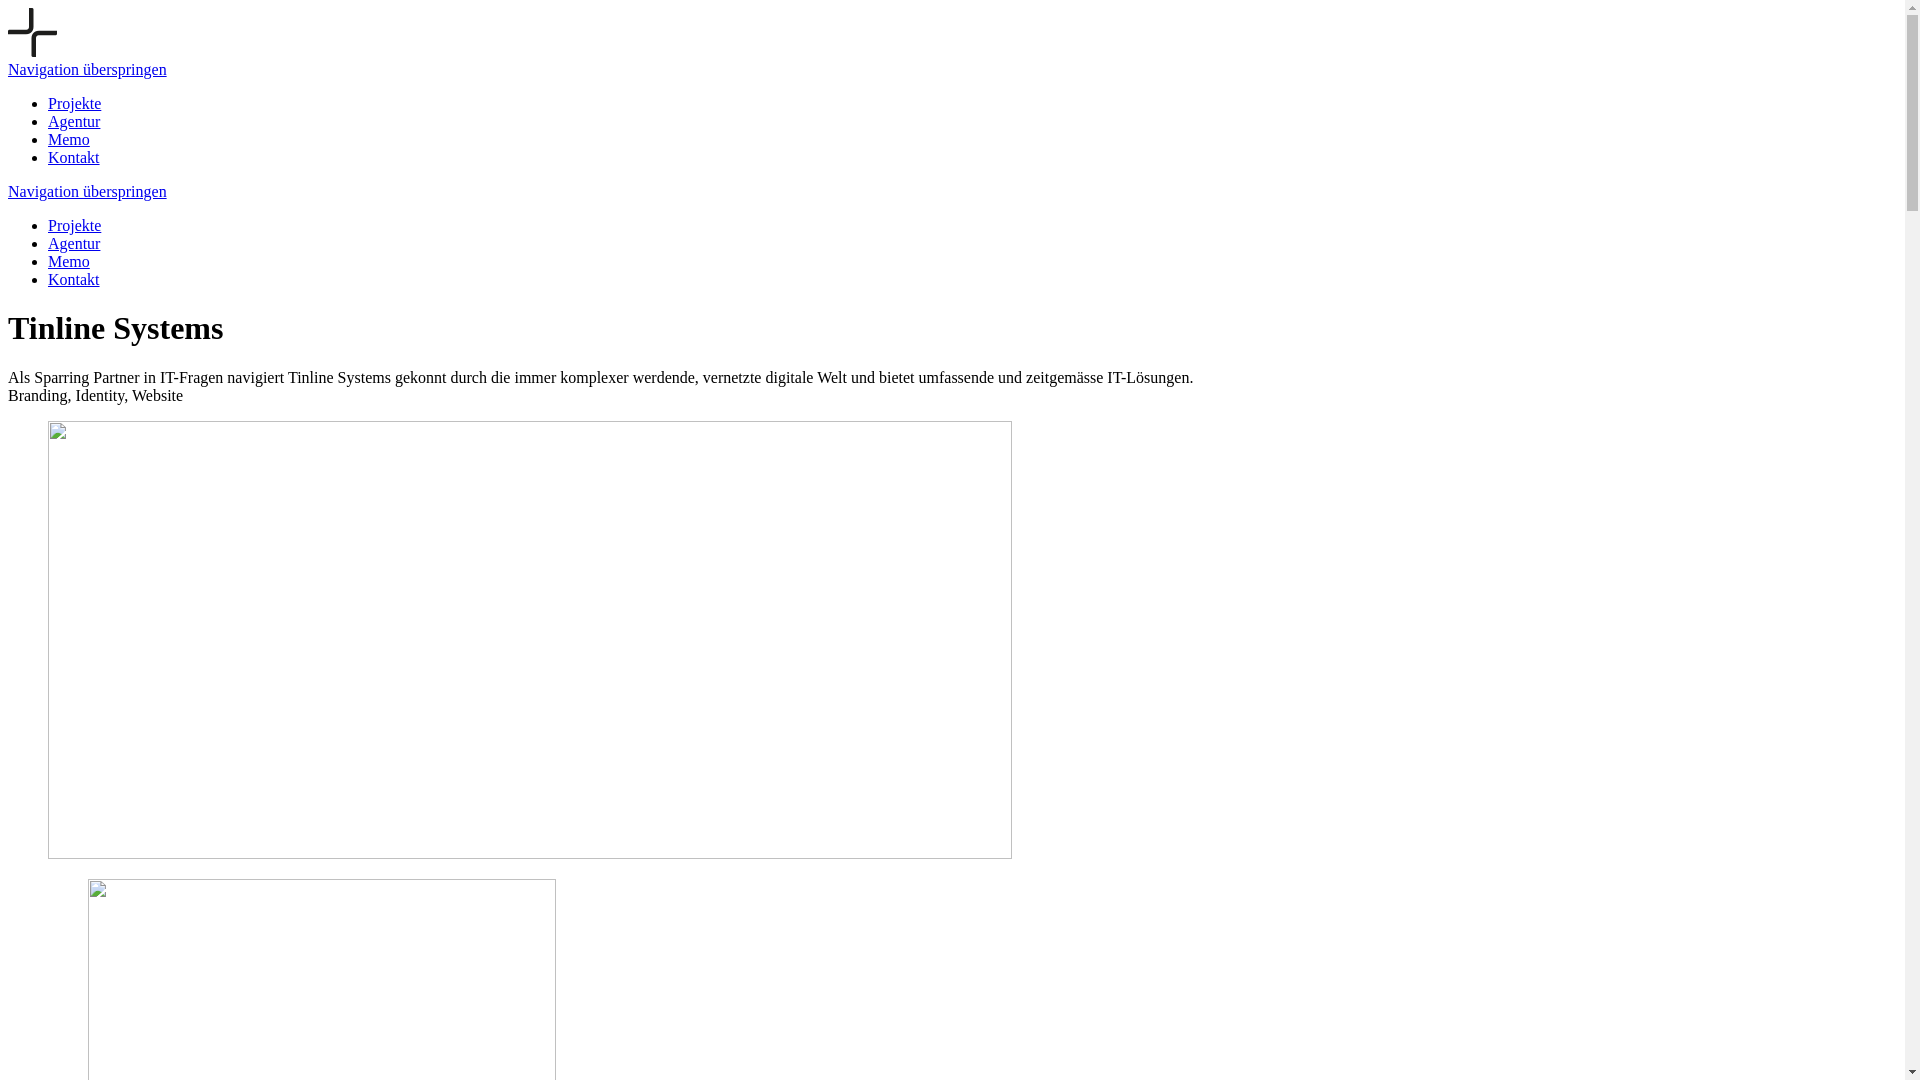  I want to click on 'Kontakt', so click(73, 279).